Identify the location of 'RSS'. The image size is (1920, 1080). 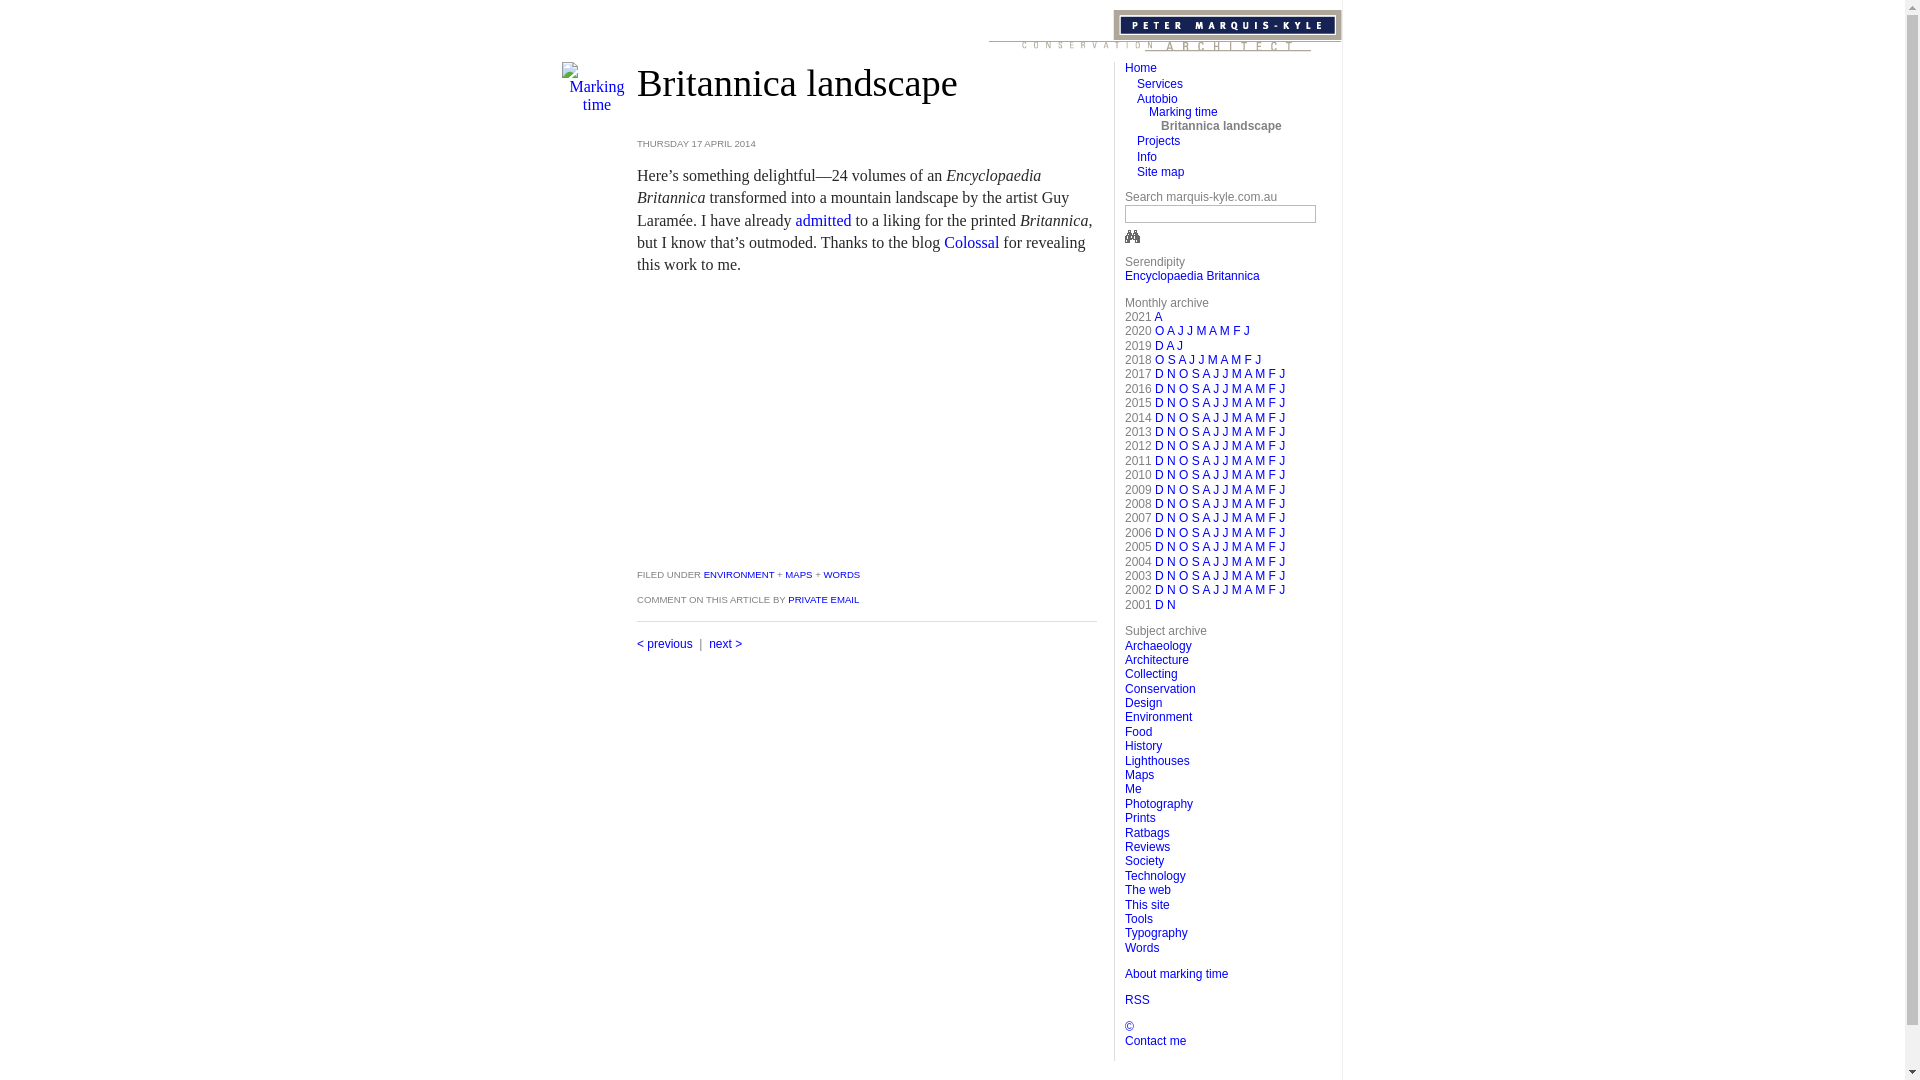
(1124, 999).